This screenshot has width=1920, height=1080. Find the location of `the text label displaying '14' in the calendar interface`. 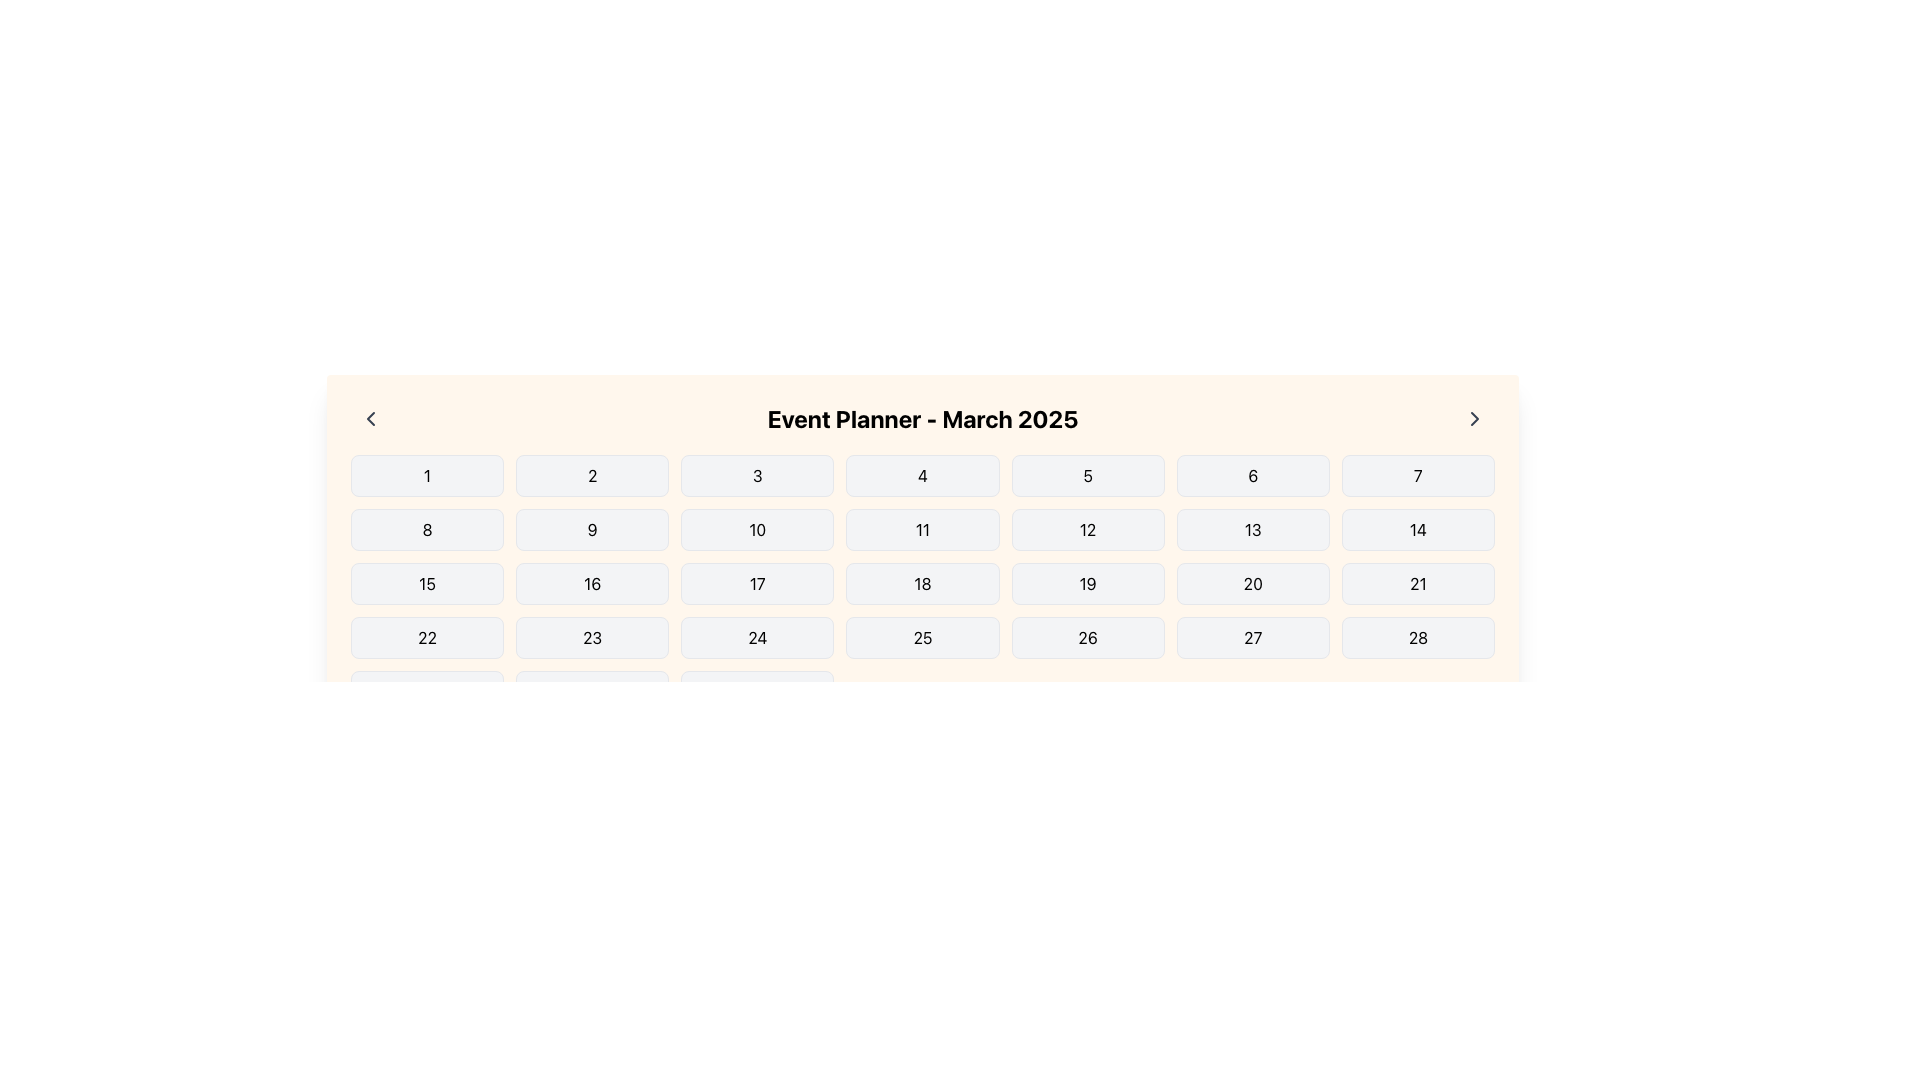

the text label displaying '14' in the calendar interface is located at coordinates (1417, 528).